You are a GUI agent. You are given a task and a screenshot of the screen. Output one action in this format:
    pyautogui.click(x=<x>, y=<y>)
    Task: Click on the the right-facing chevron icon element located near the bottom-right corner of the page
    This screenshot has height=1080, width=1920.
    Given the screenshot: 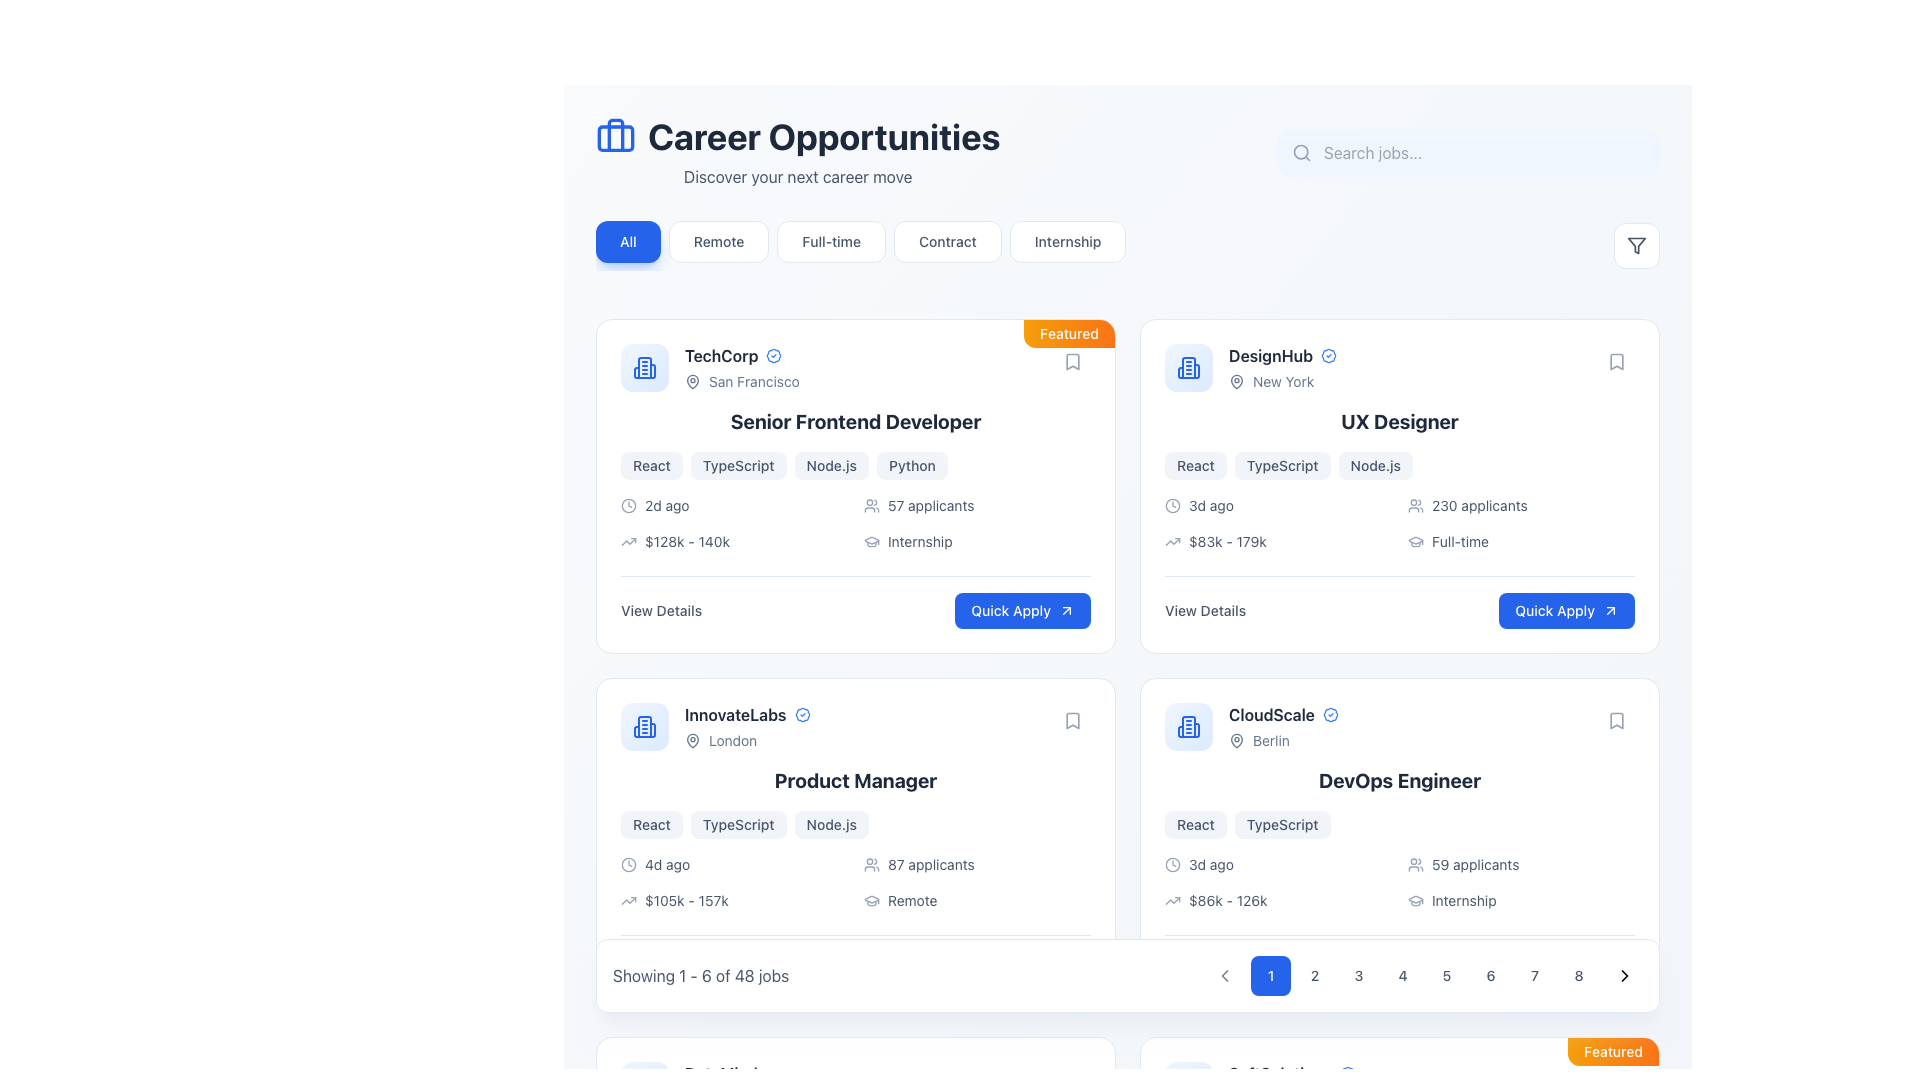 What is the action you would take?
    pyautogui.click(x=1625, y=974)
    